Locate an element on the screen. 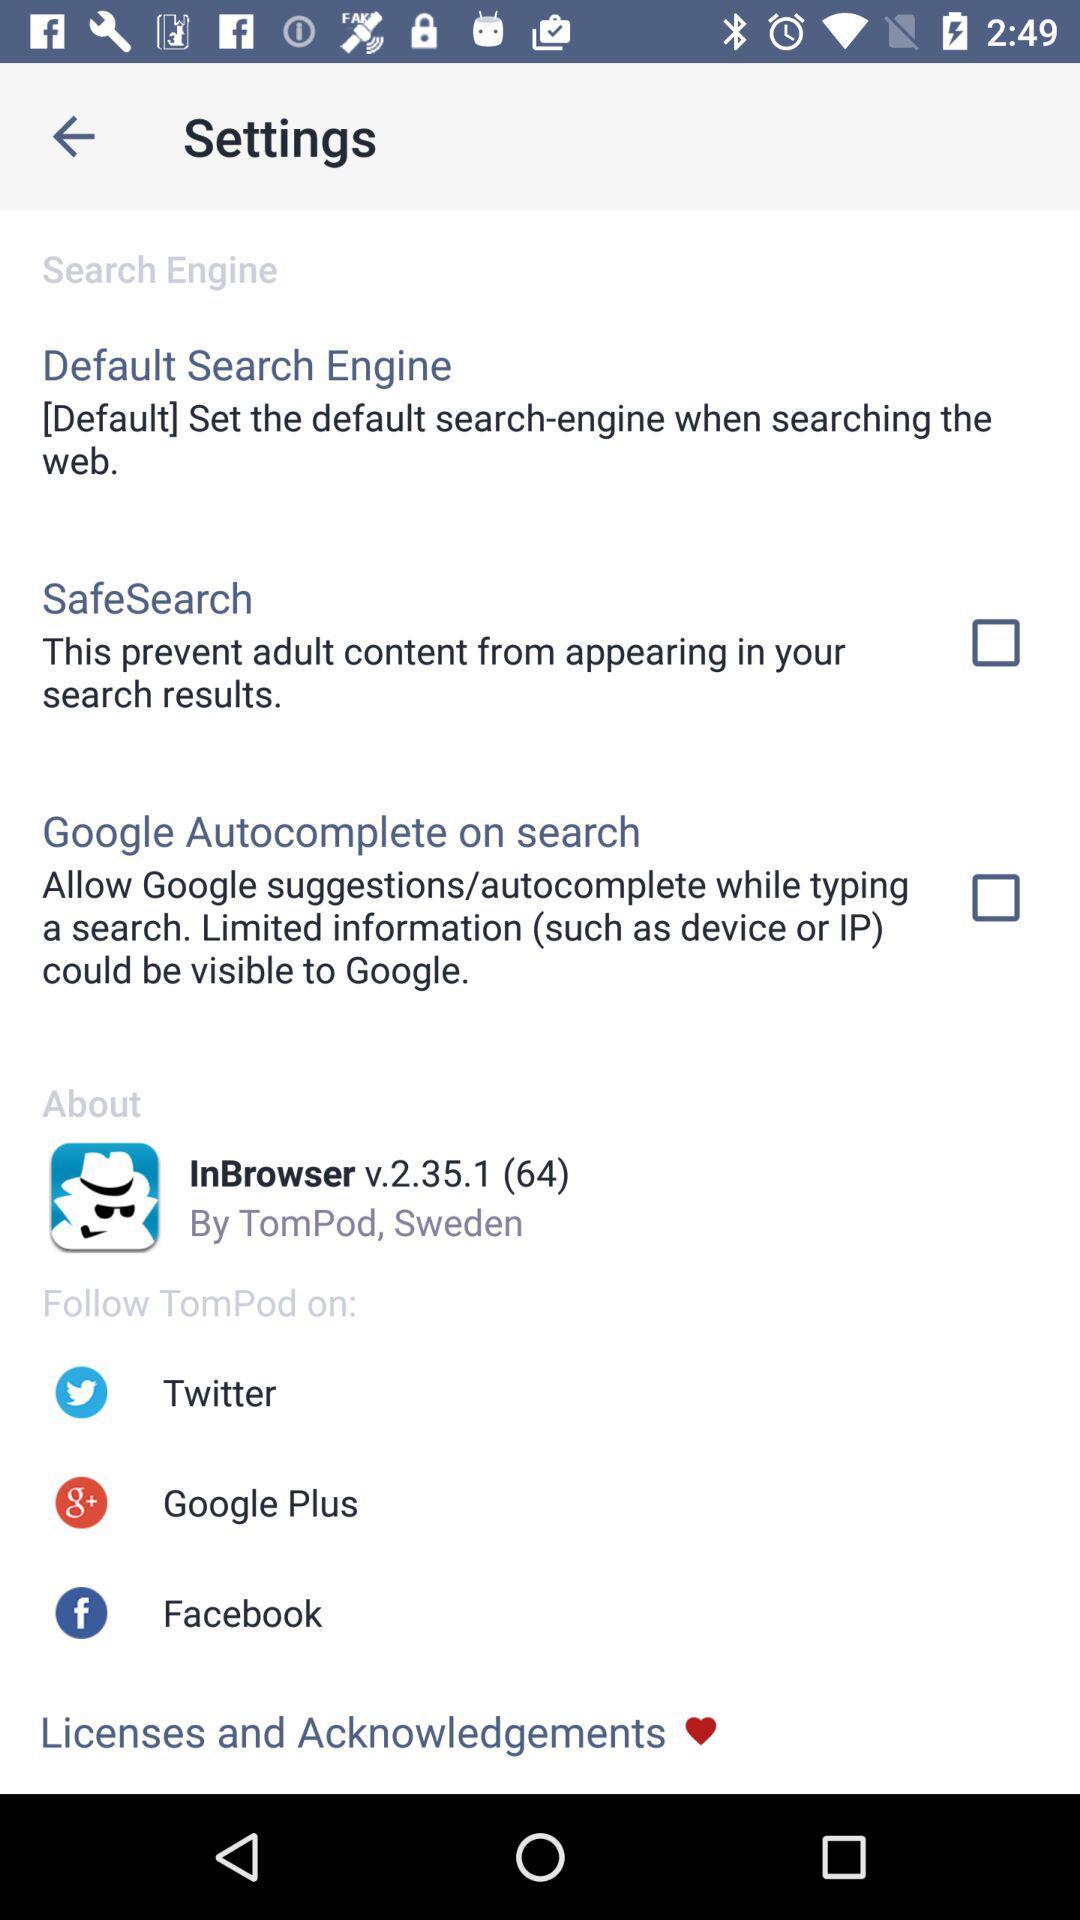  the icon below the google plus icon is located at coordinates (241, 1612).